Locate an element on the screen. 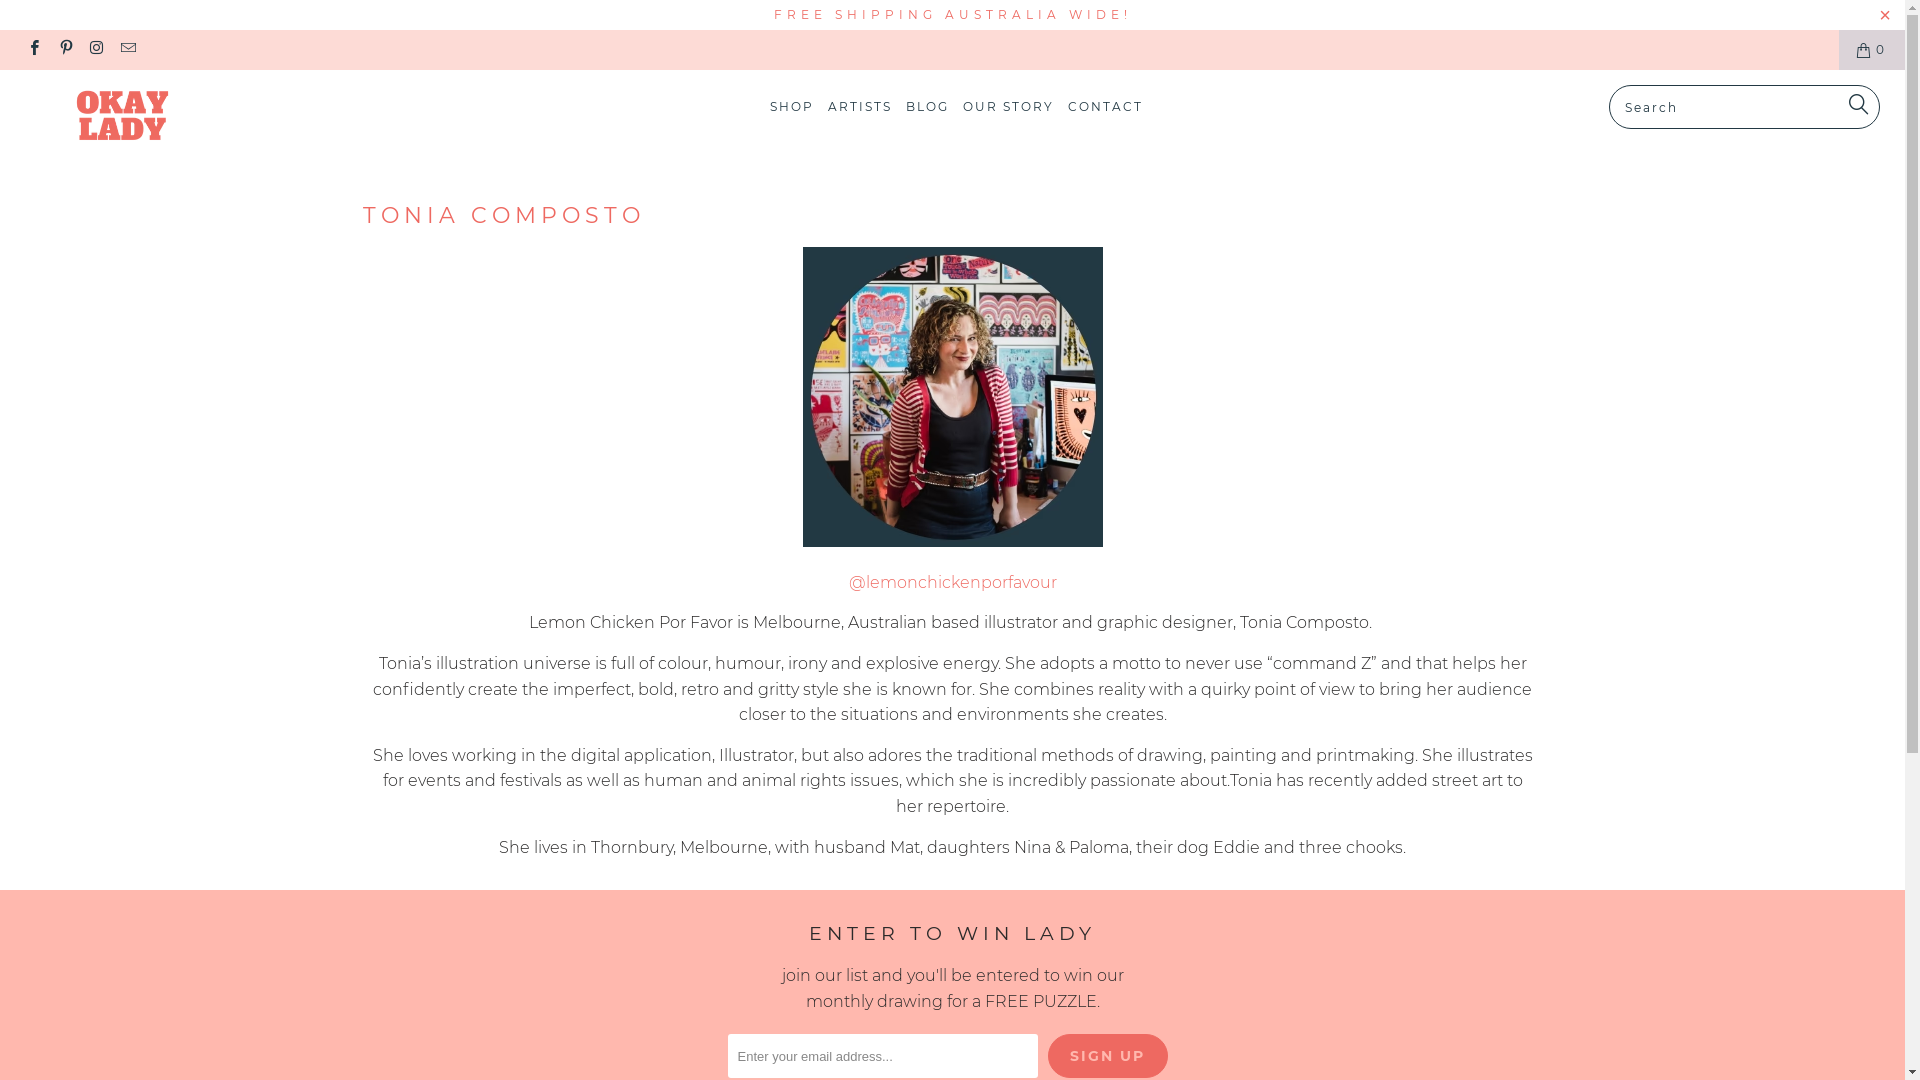  'Okay Lady on Pinterest' is located at coordinates (64, 48).